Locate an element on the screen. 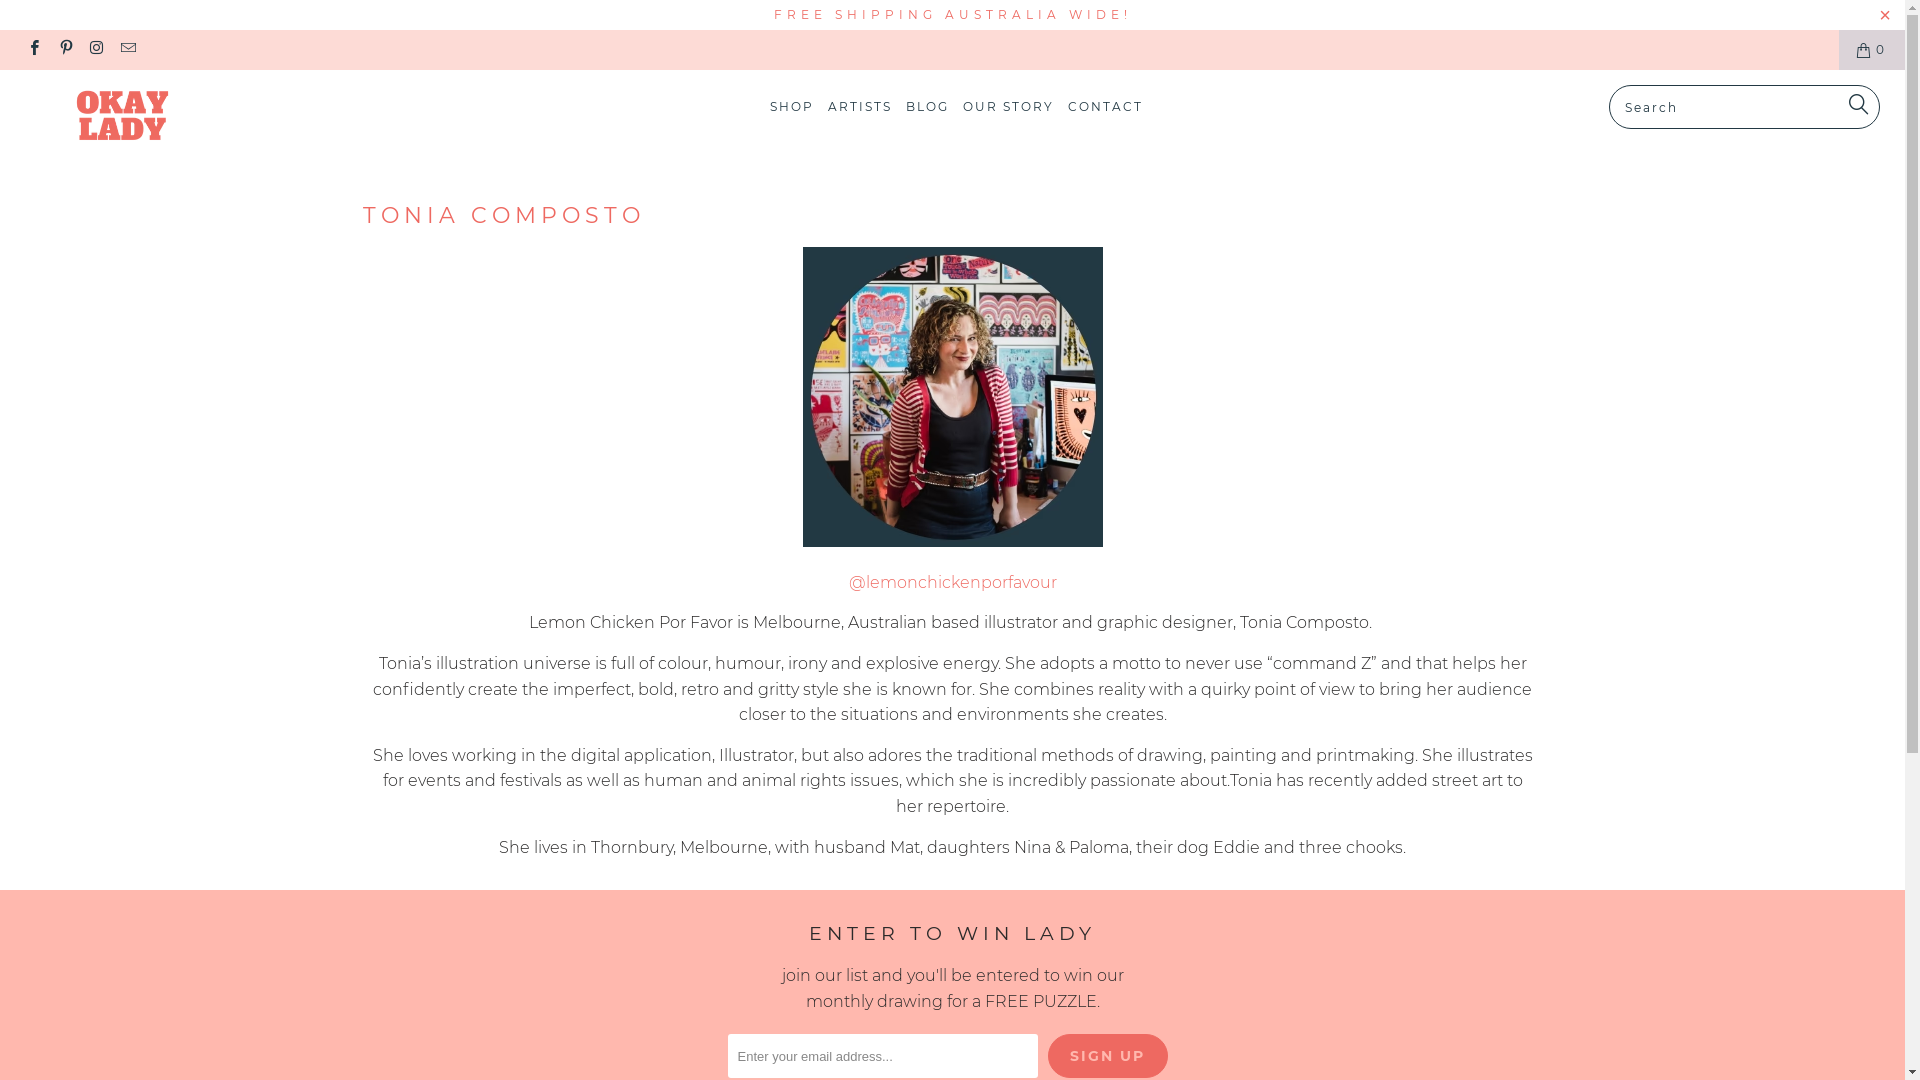  'Okay Lady on Pinterest' is located at coordinates (64, 48).